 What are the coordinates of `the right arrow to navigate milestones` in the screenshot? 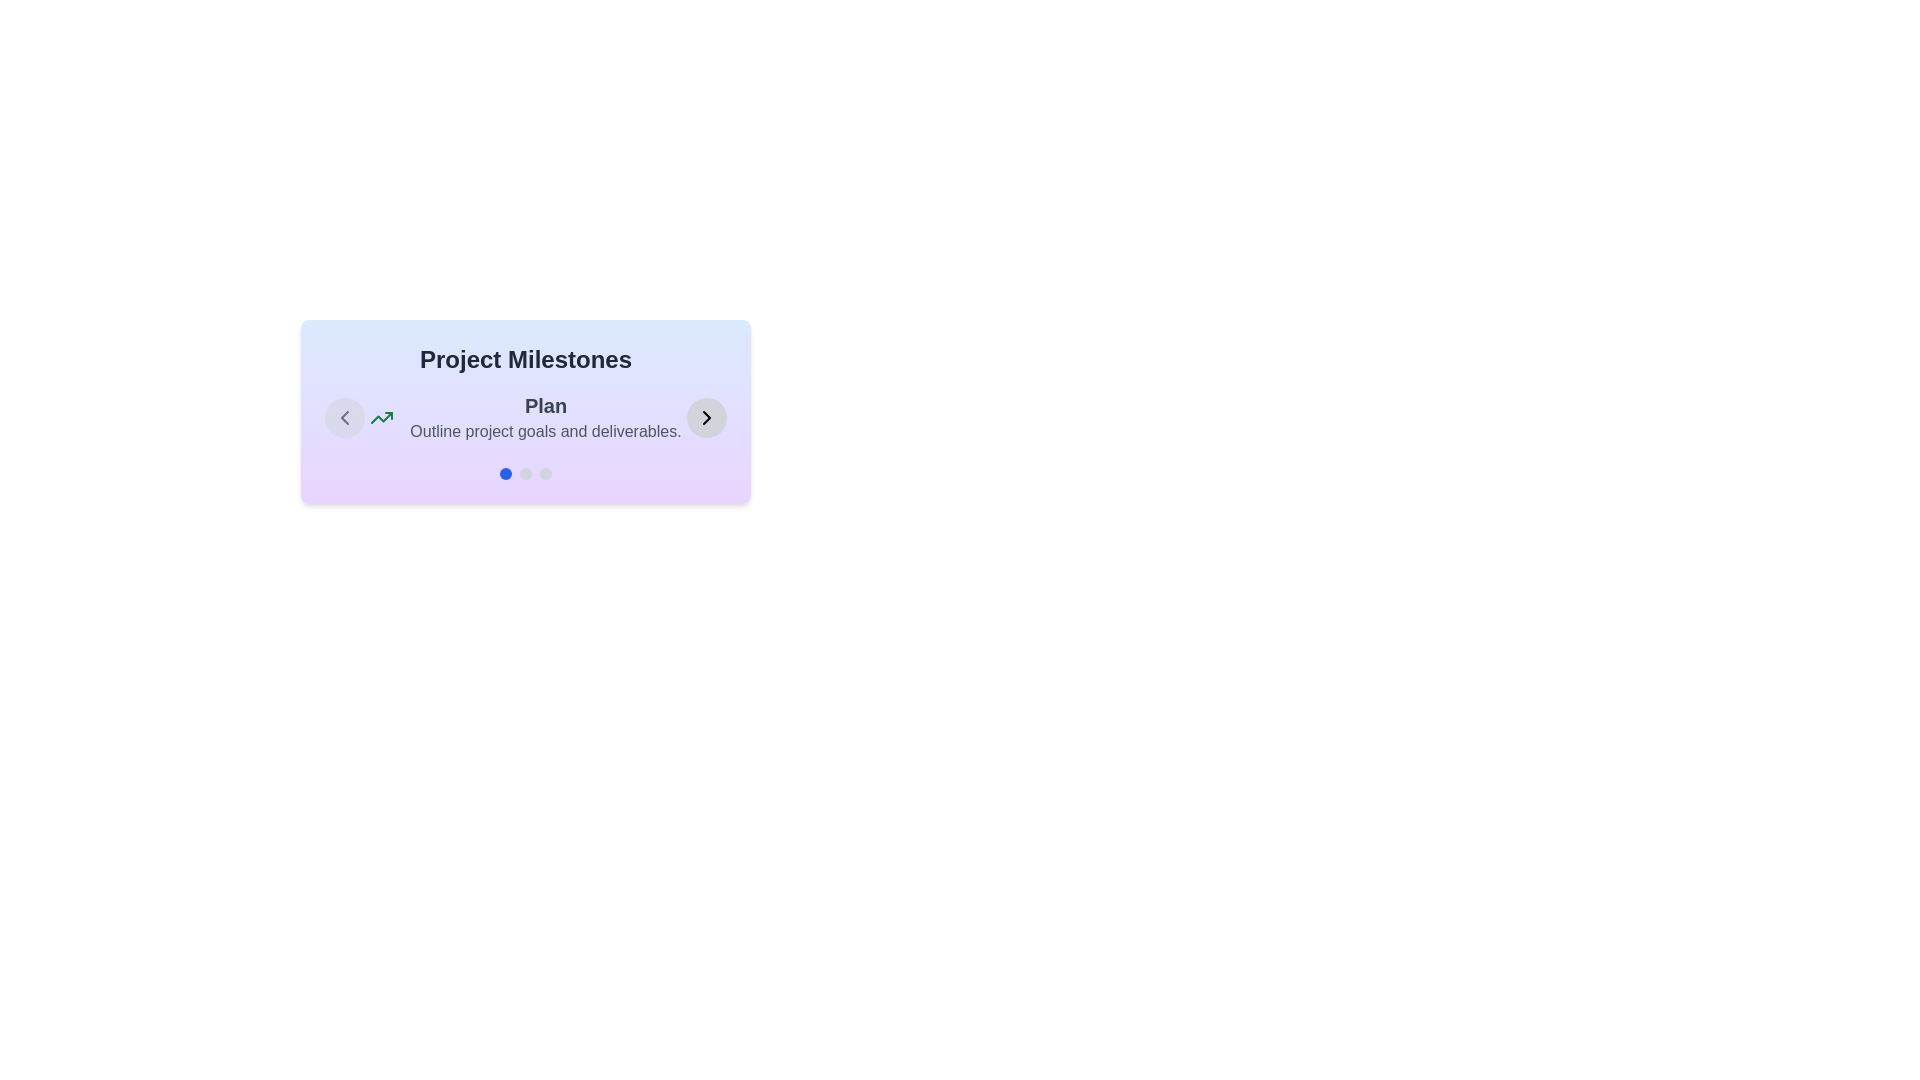 It's located at (706, 416).